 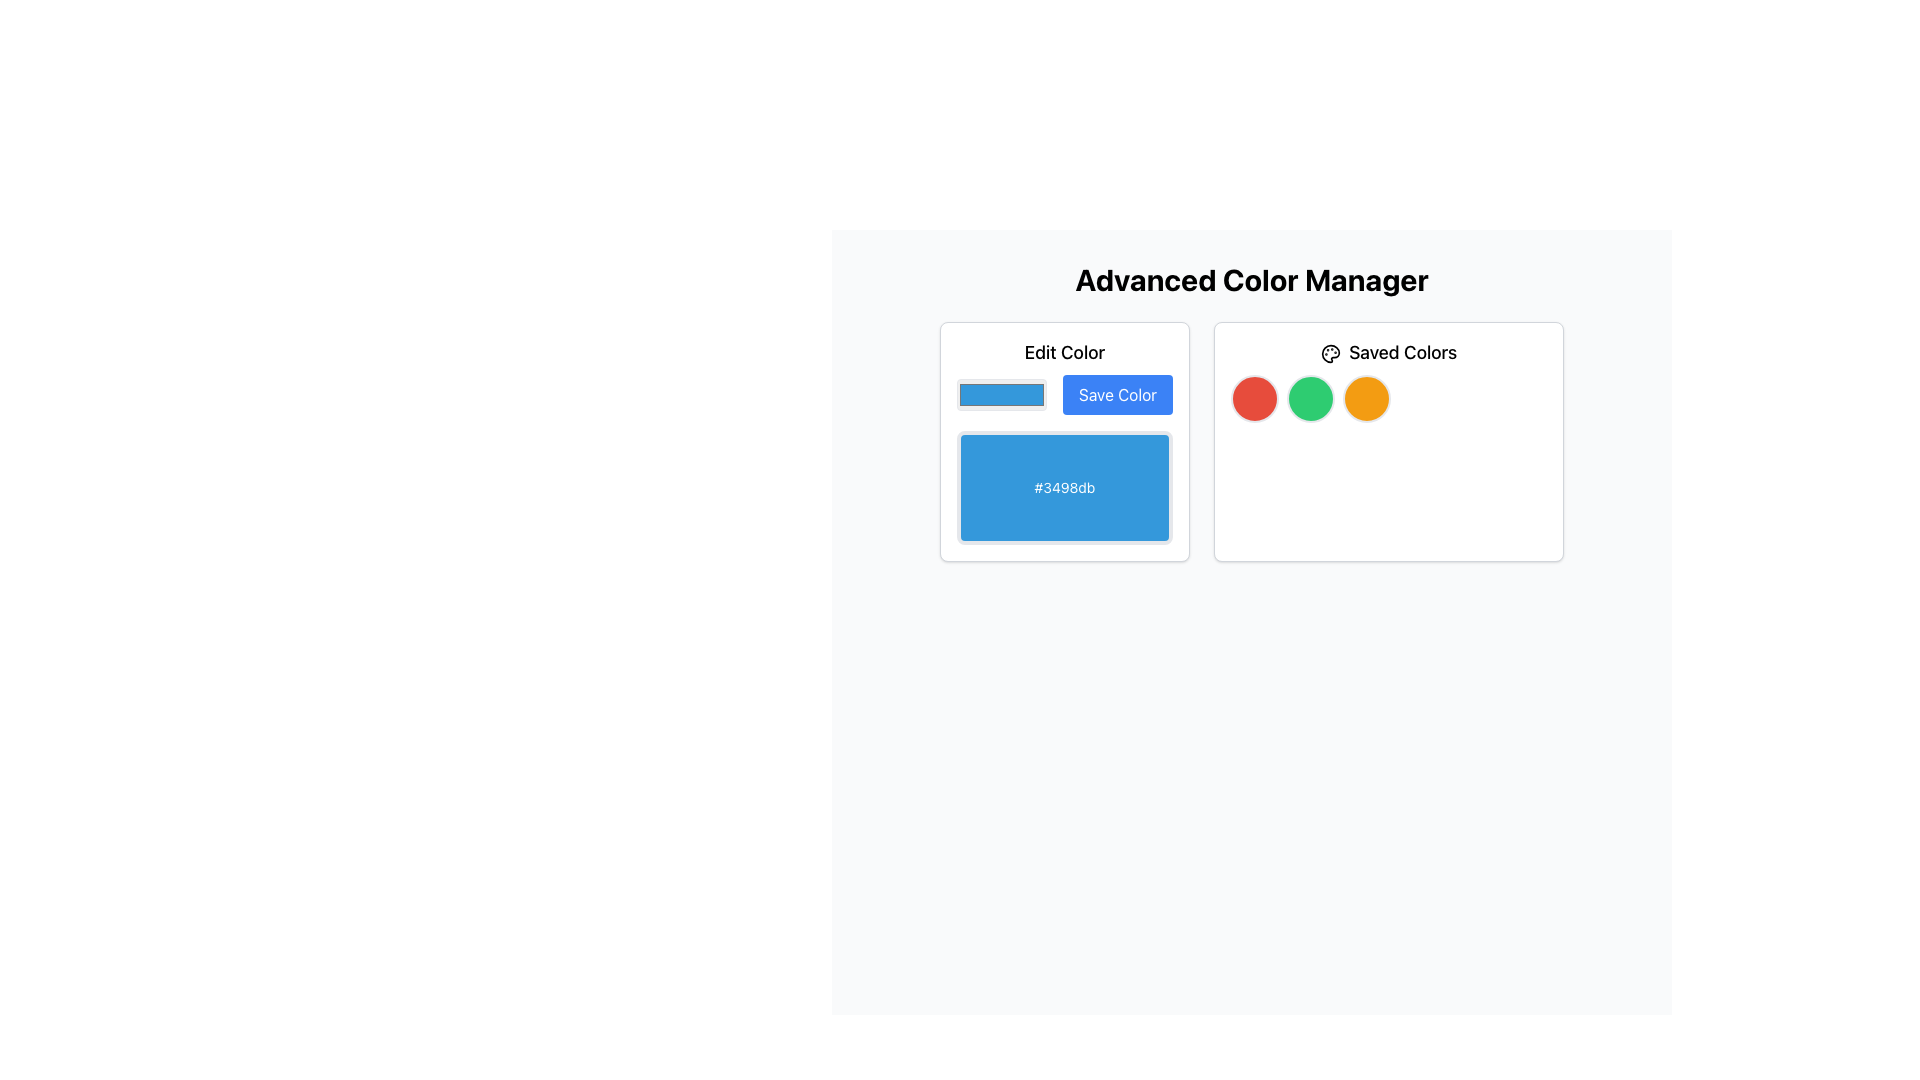 I want to click on the non-interactive text label displaying the hexadecimal color code '#3498db' located in the 'Edit Color' section of the interface, so click(x=1064, y=488).